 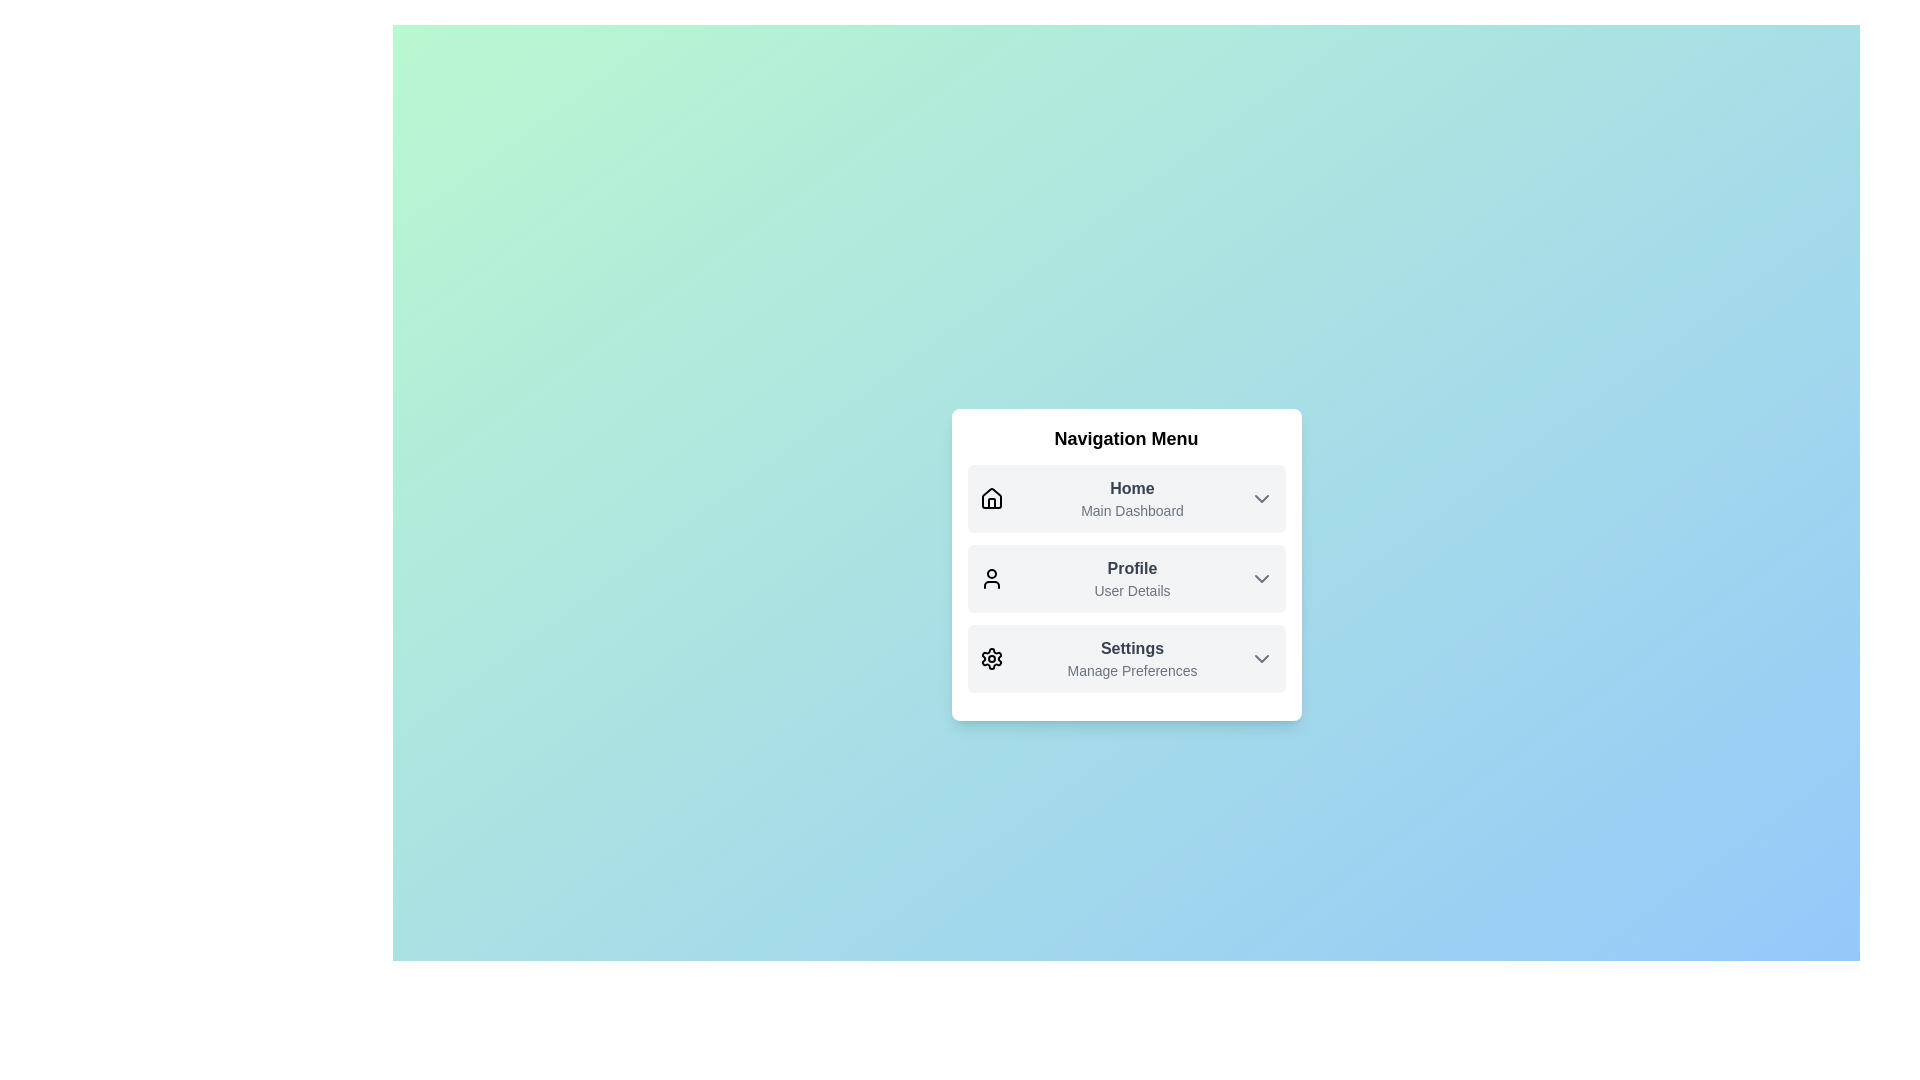 What do you see at coordinates (1126, 659) in the screenshot?
I see `the menu item Settings to observe its hover effect` at bounding box center [1126, 659].